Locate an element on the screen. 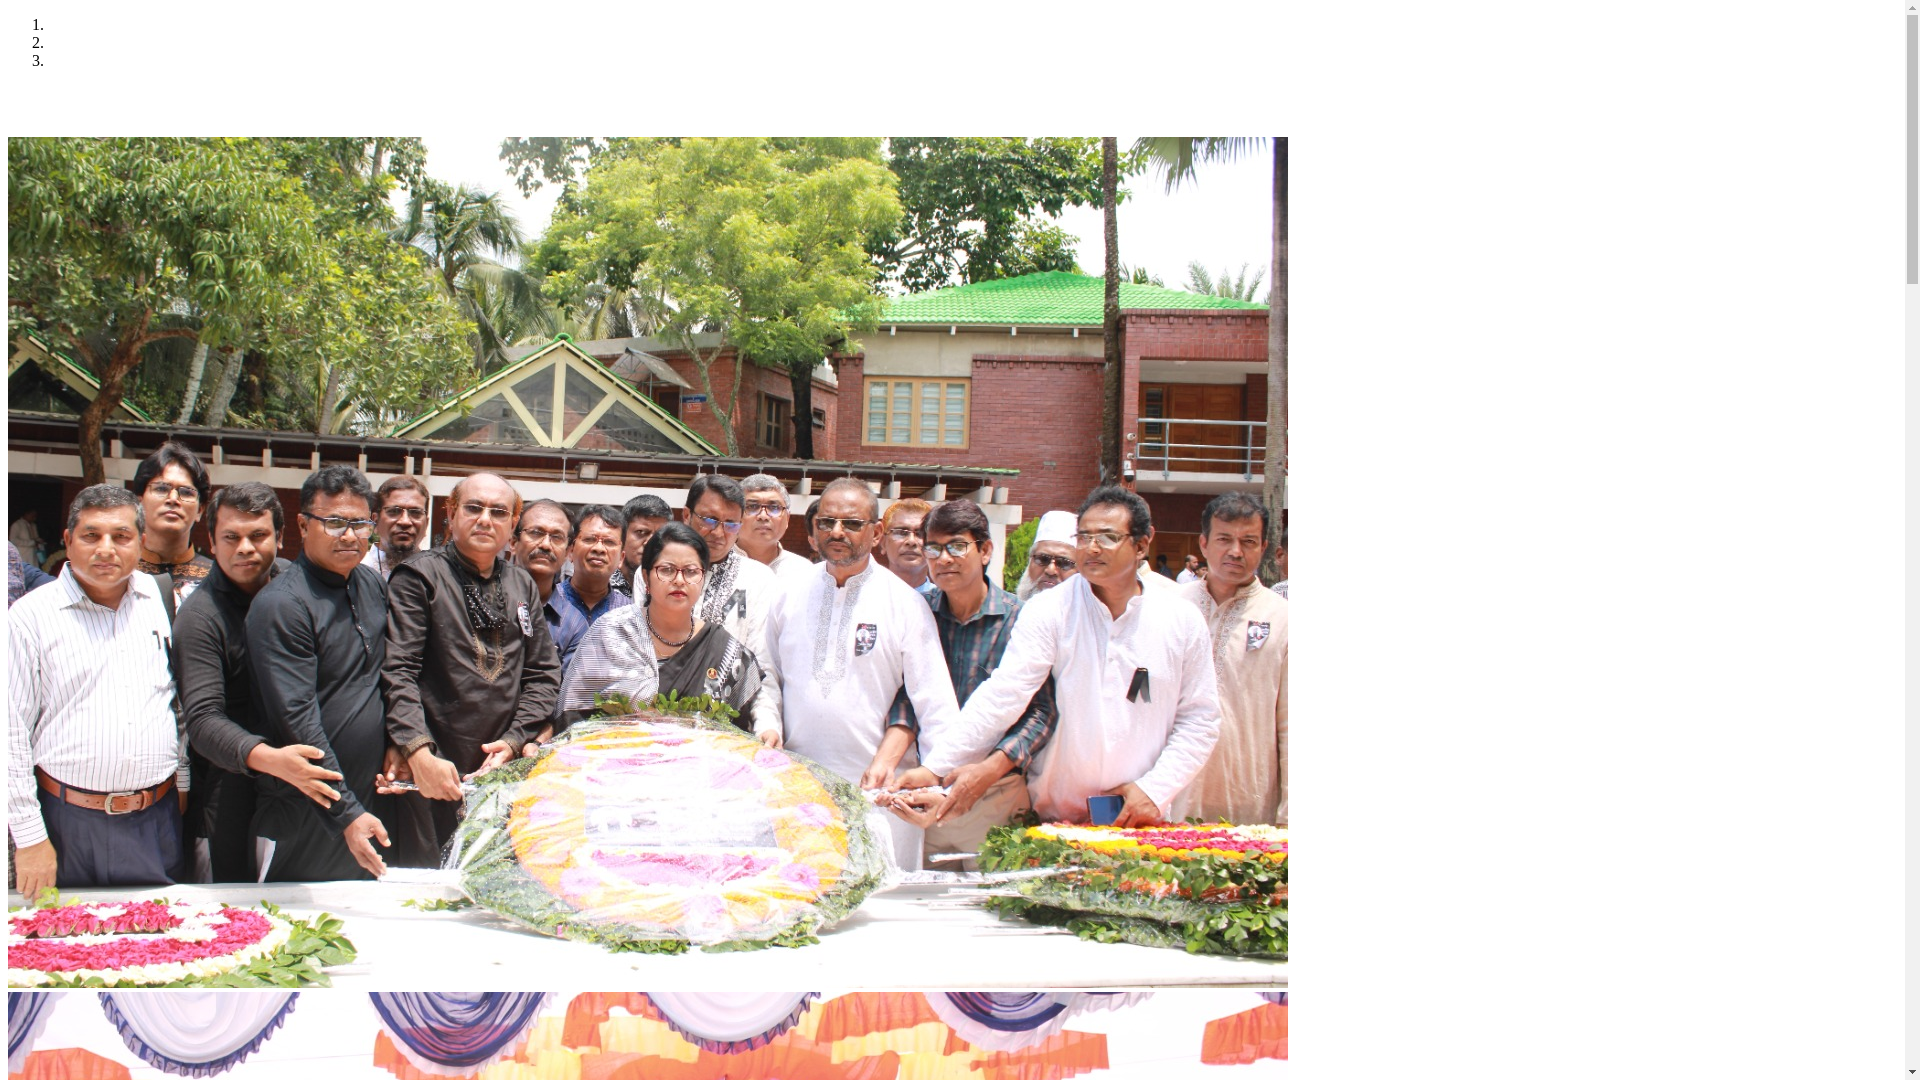 The image size is (1920, 1080). 'Skip to content' is located at coordinates (7, 15).